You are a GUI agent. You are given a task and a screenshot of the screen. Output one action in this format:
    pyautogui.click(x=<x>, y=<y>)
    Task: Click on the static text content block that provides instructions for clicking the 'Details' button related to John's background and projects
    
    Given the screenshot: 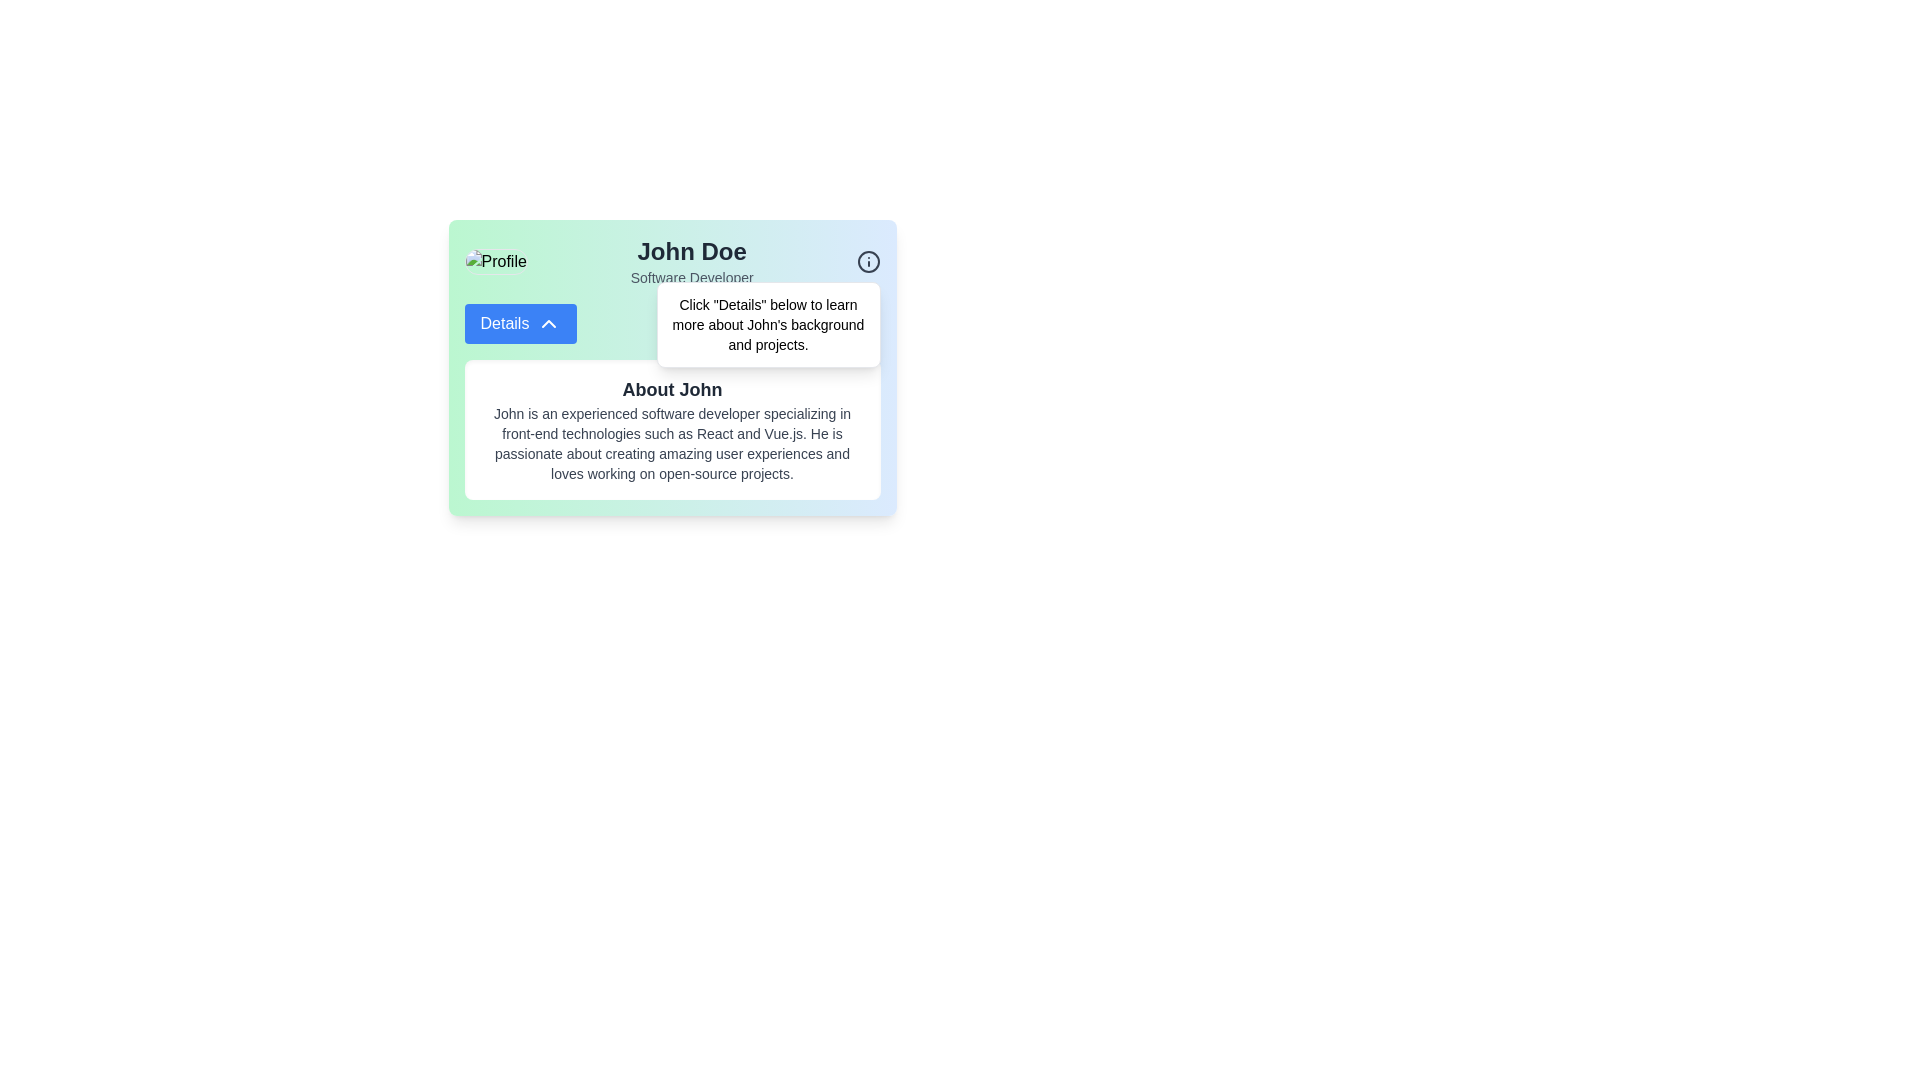 What is the action you would take?
    pyautogui.click(x=767, y=323)
    